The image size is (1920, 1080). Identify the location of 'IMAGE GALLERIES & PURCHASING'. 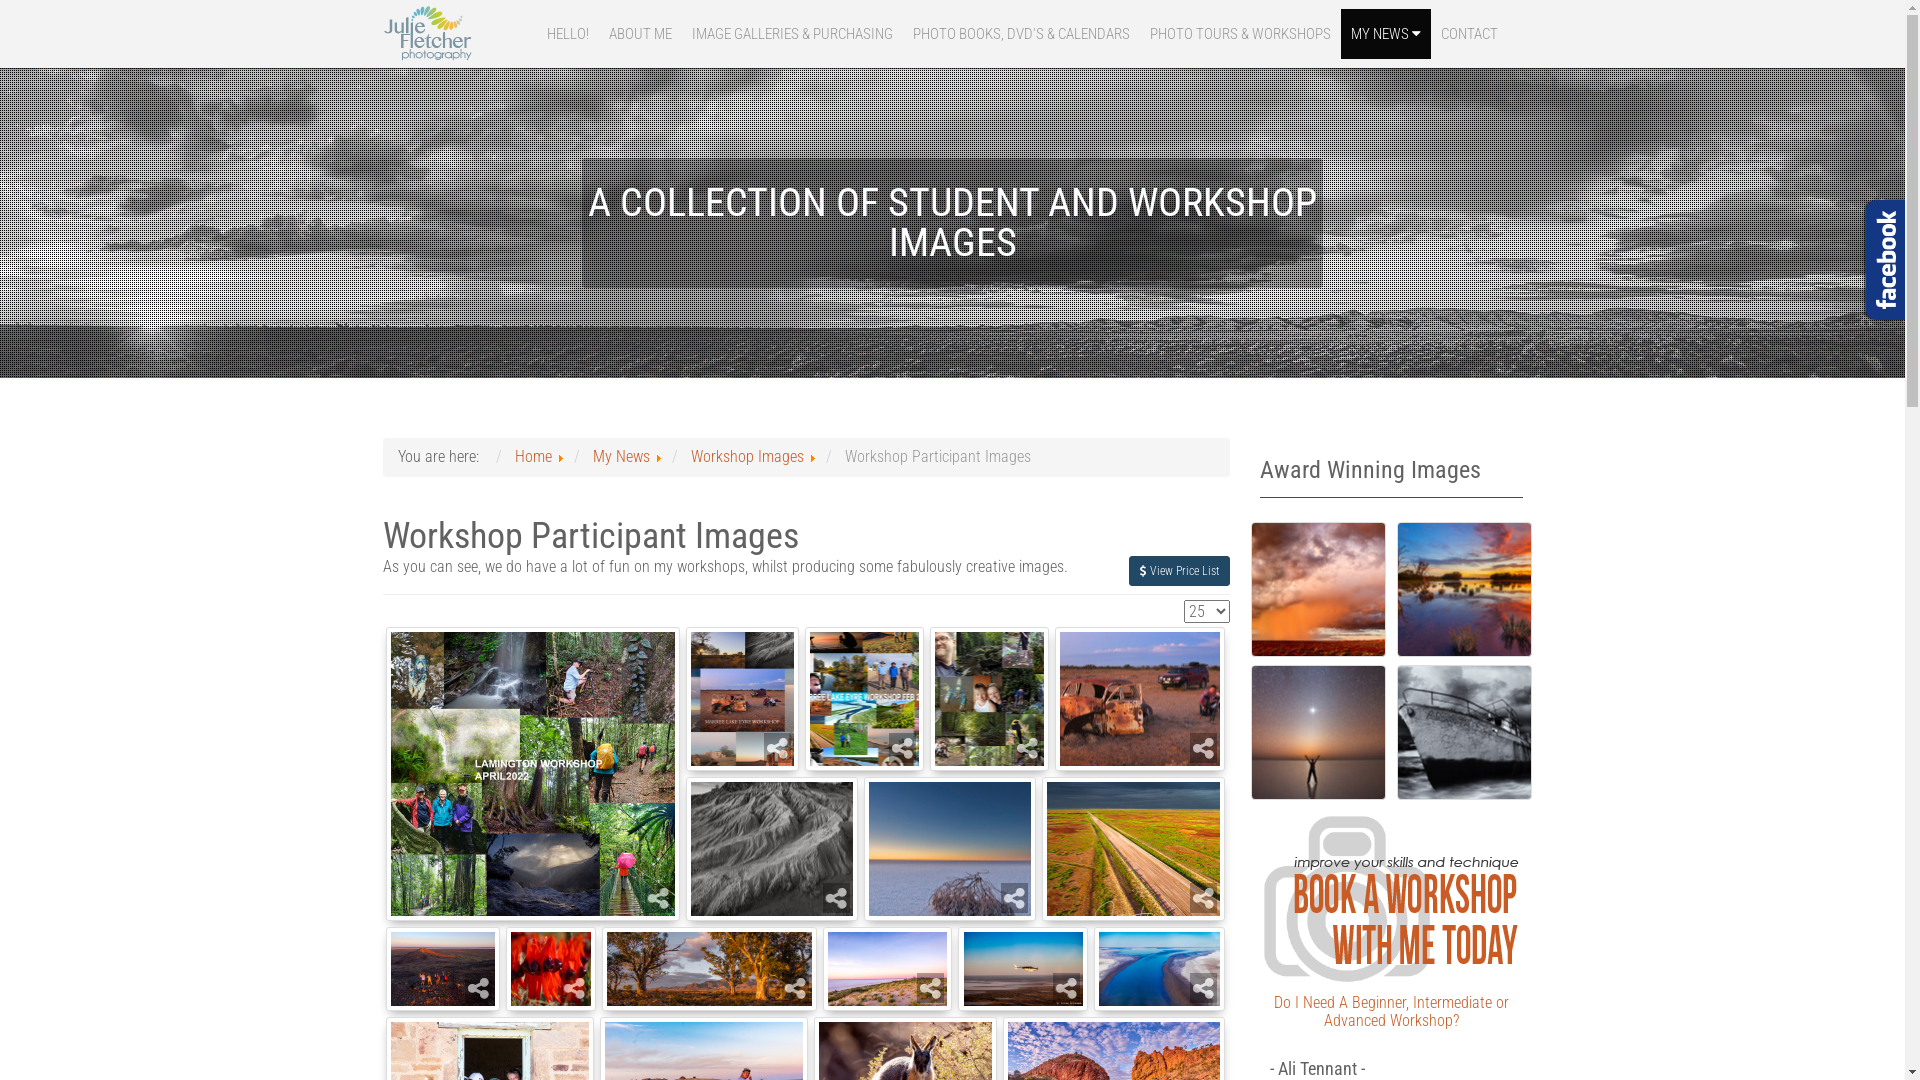
(791, 34).